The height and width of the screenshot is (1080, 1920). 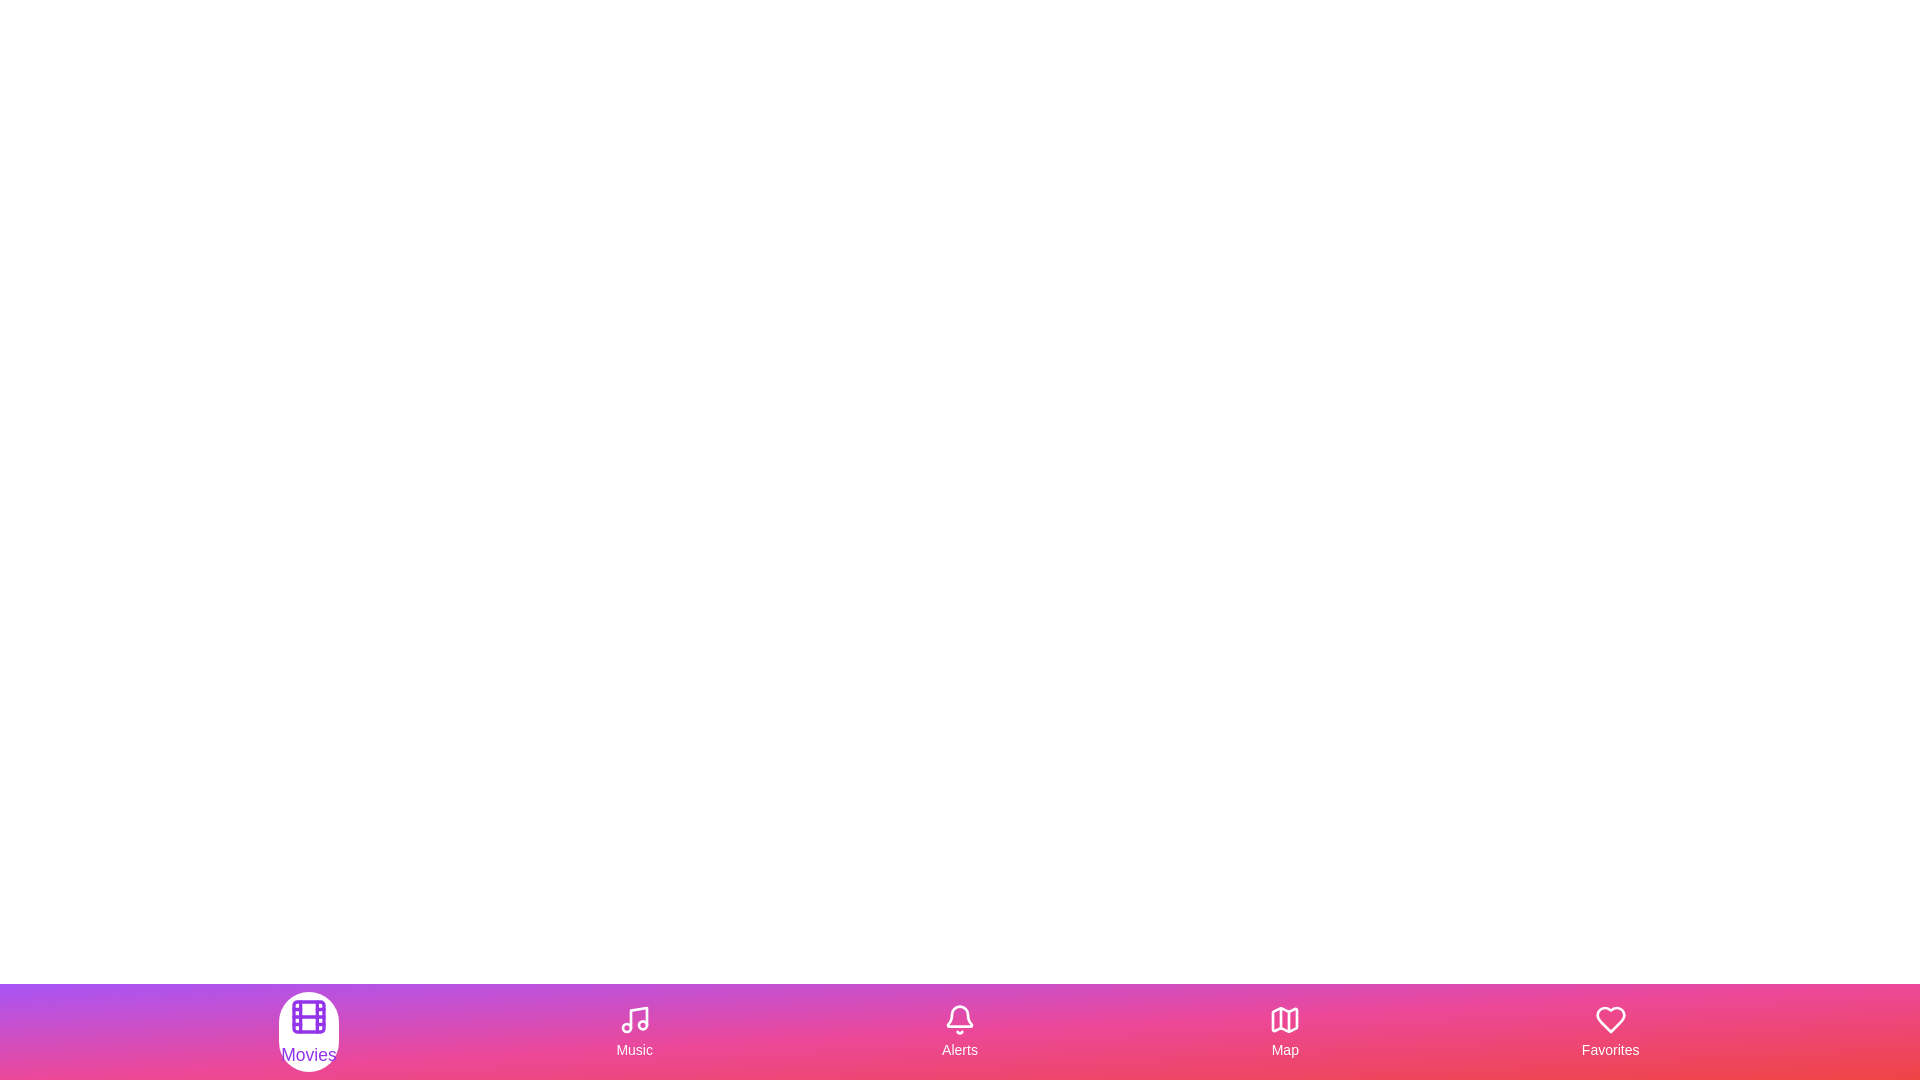 What do you see at coordinates (633, 1032) in the screenshot?
I see `the tab labeled Music in the MultimediaBottomNavigation component` at bounding box center [633, 1032].